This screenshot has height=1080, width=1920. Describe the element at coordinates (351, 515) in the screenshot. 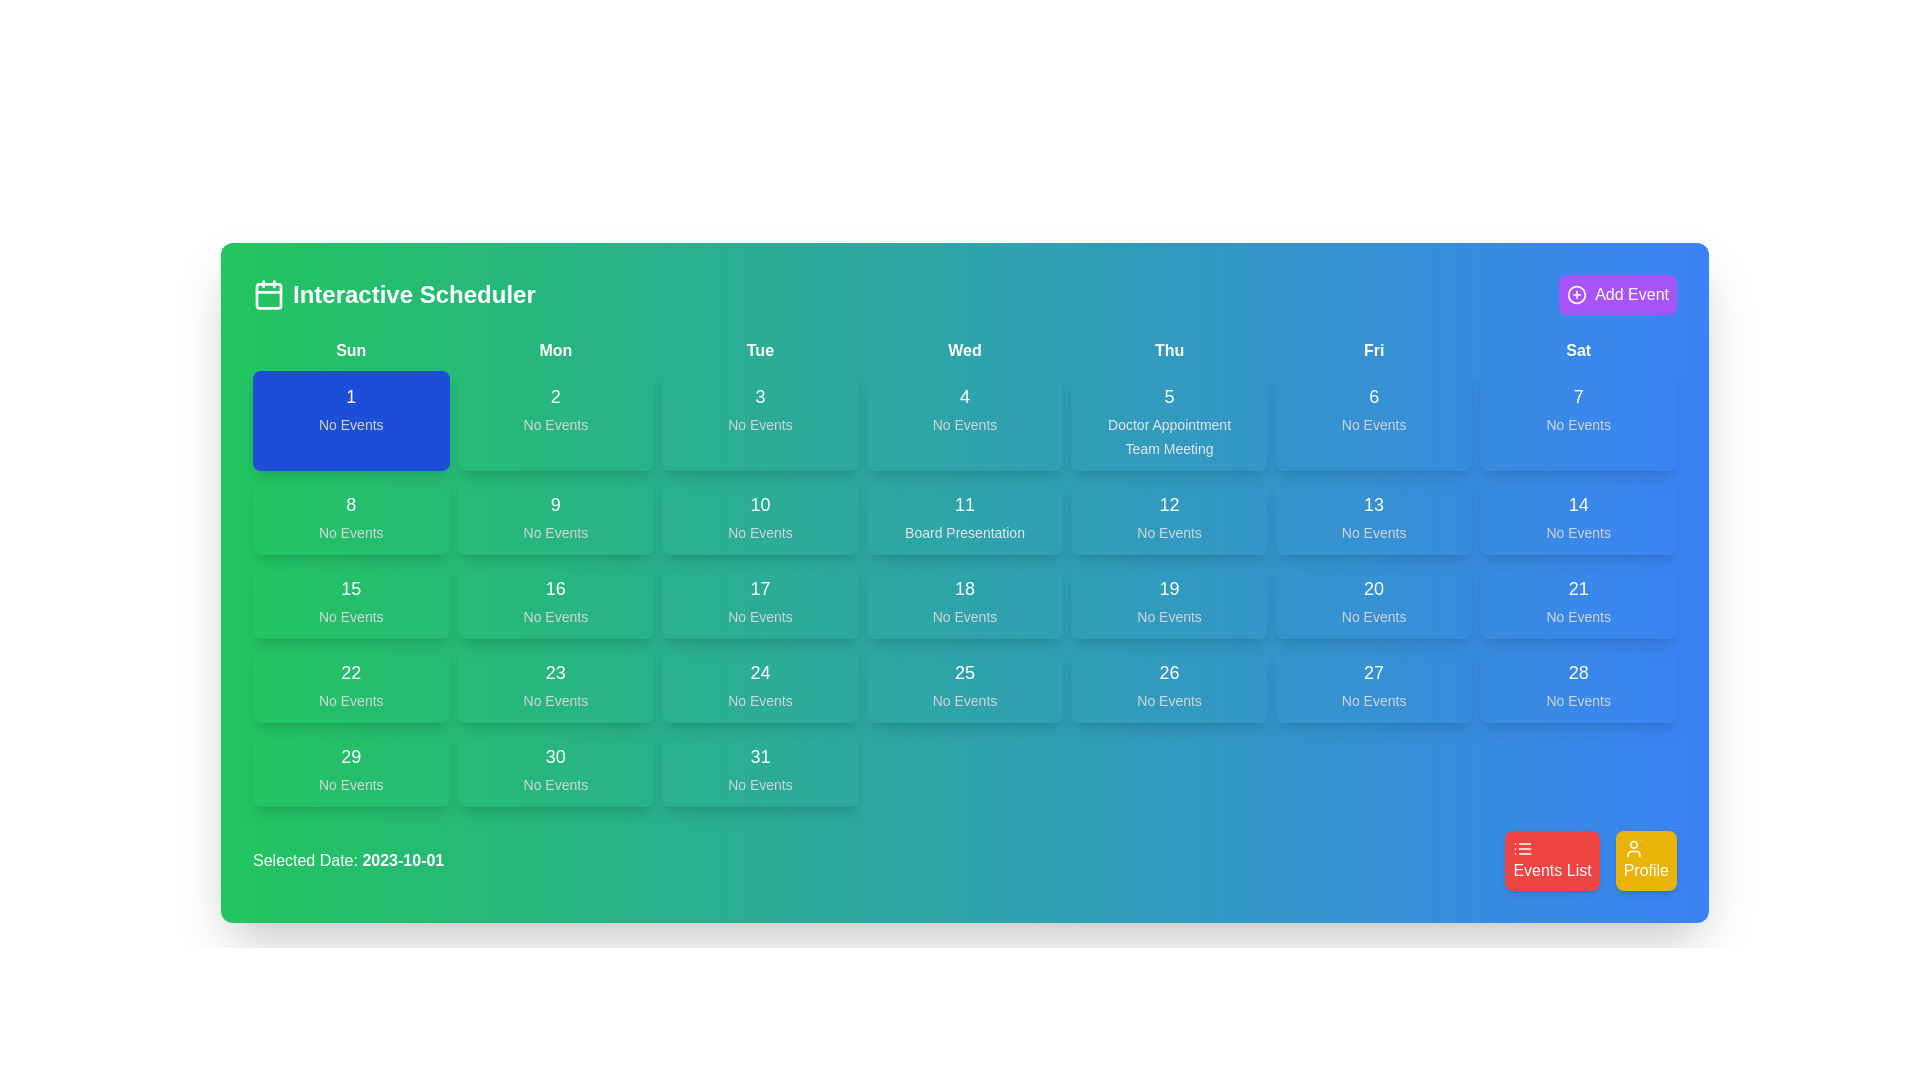

I see `the calendar date card displaying the number '8' with the phrase 'No Events' below it, located in the second row and first column of the calendar under the 'Sun' heading` at that location.